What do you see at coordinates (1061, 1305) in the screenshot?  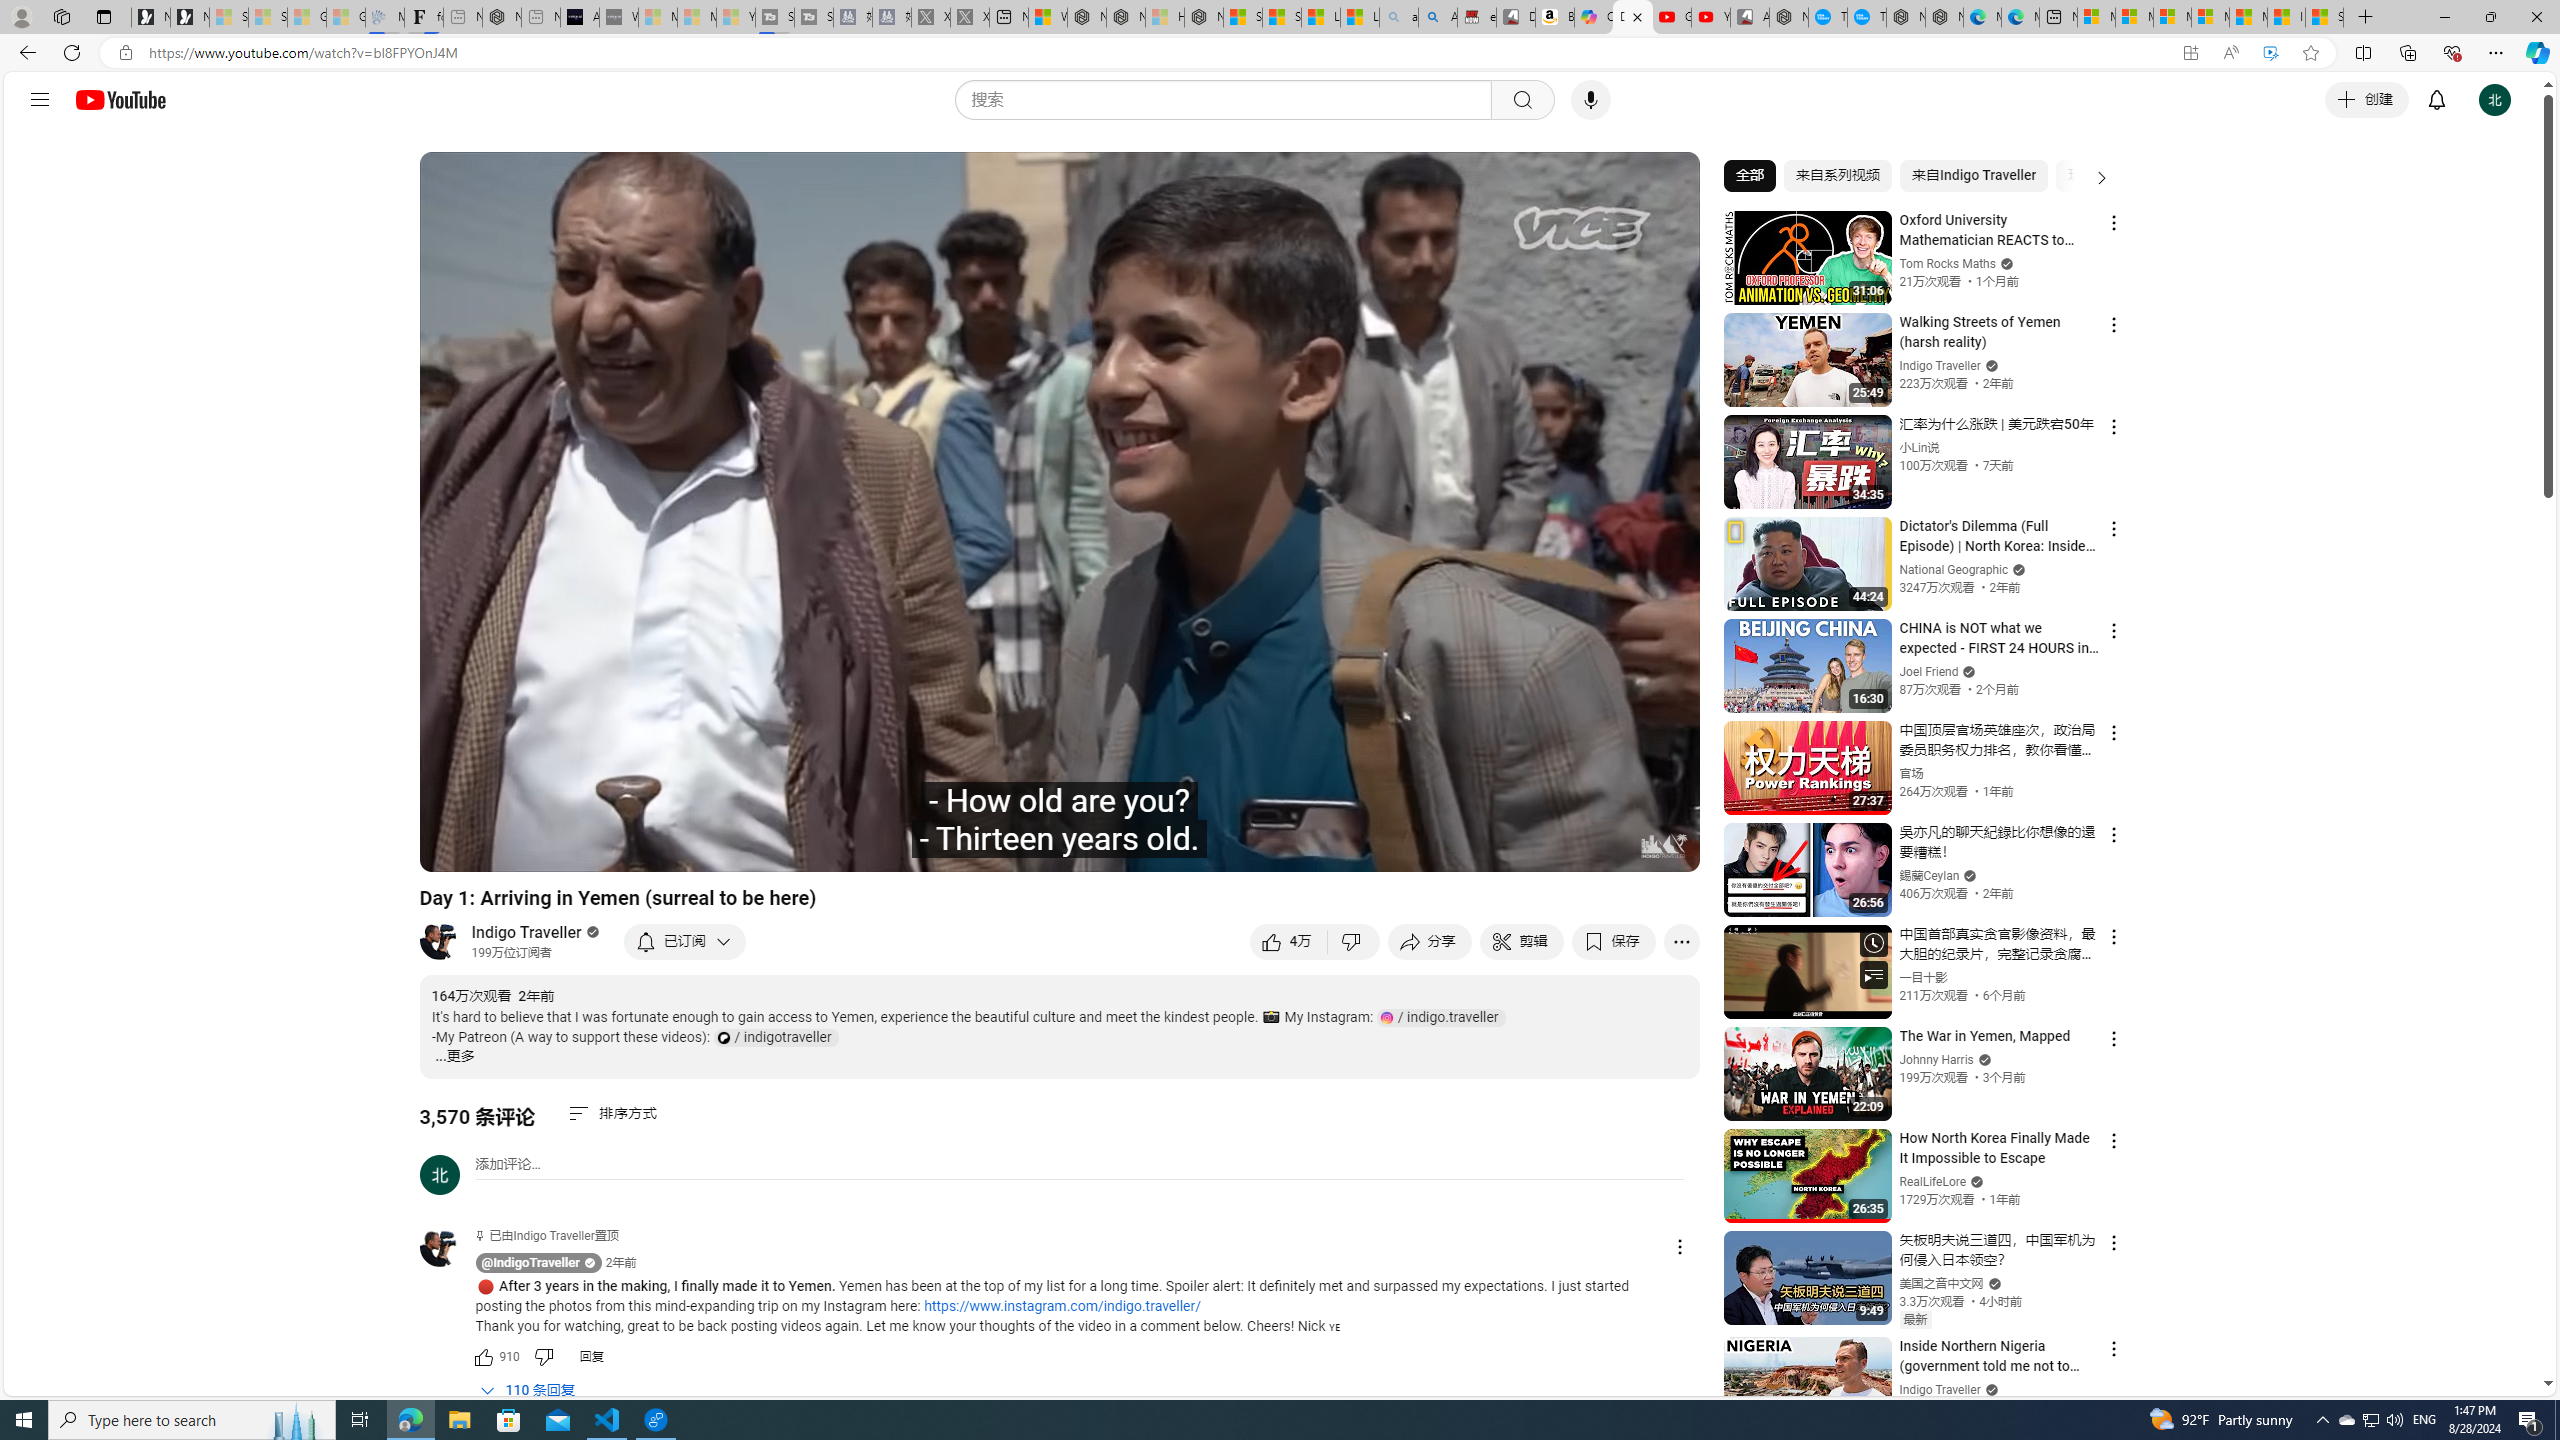 I see `'https://www.instagram.com/indigo.traveller/'` at bounding box center [1061, 1305].